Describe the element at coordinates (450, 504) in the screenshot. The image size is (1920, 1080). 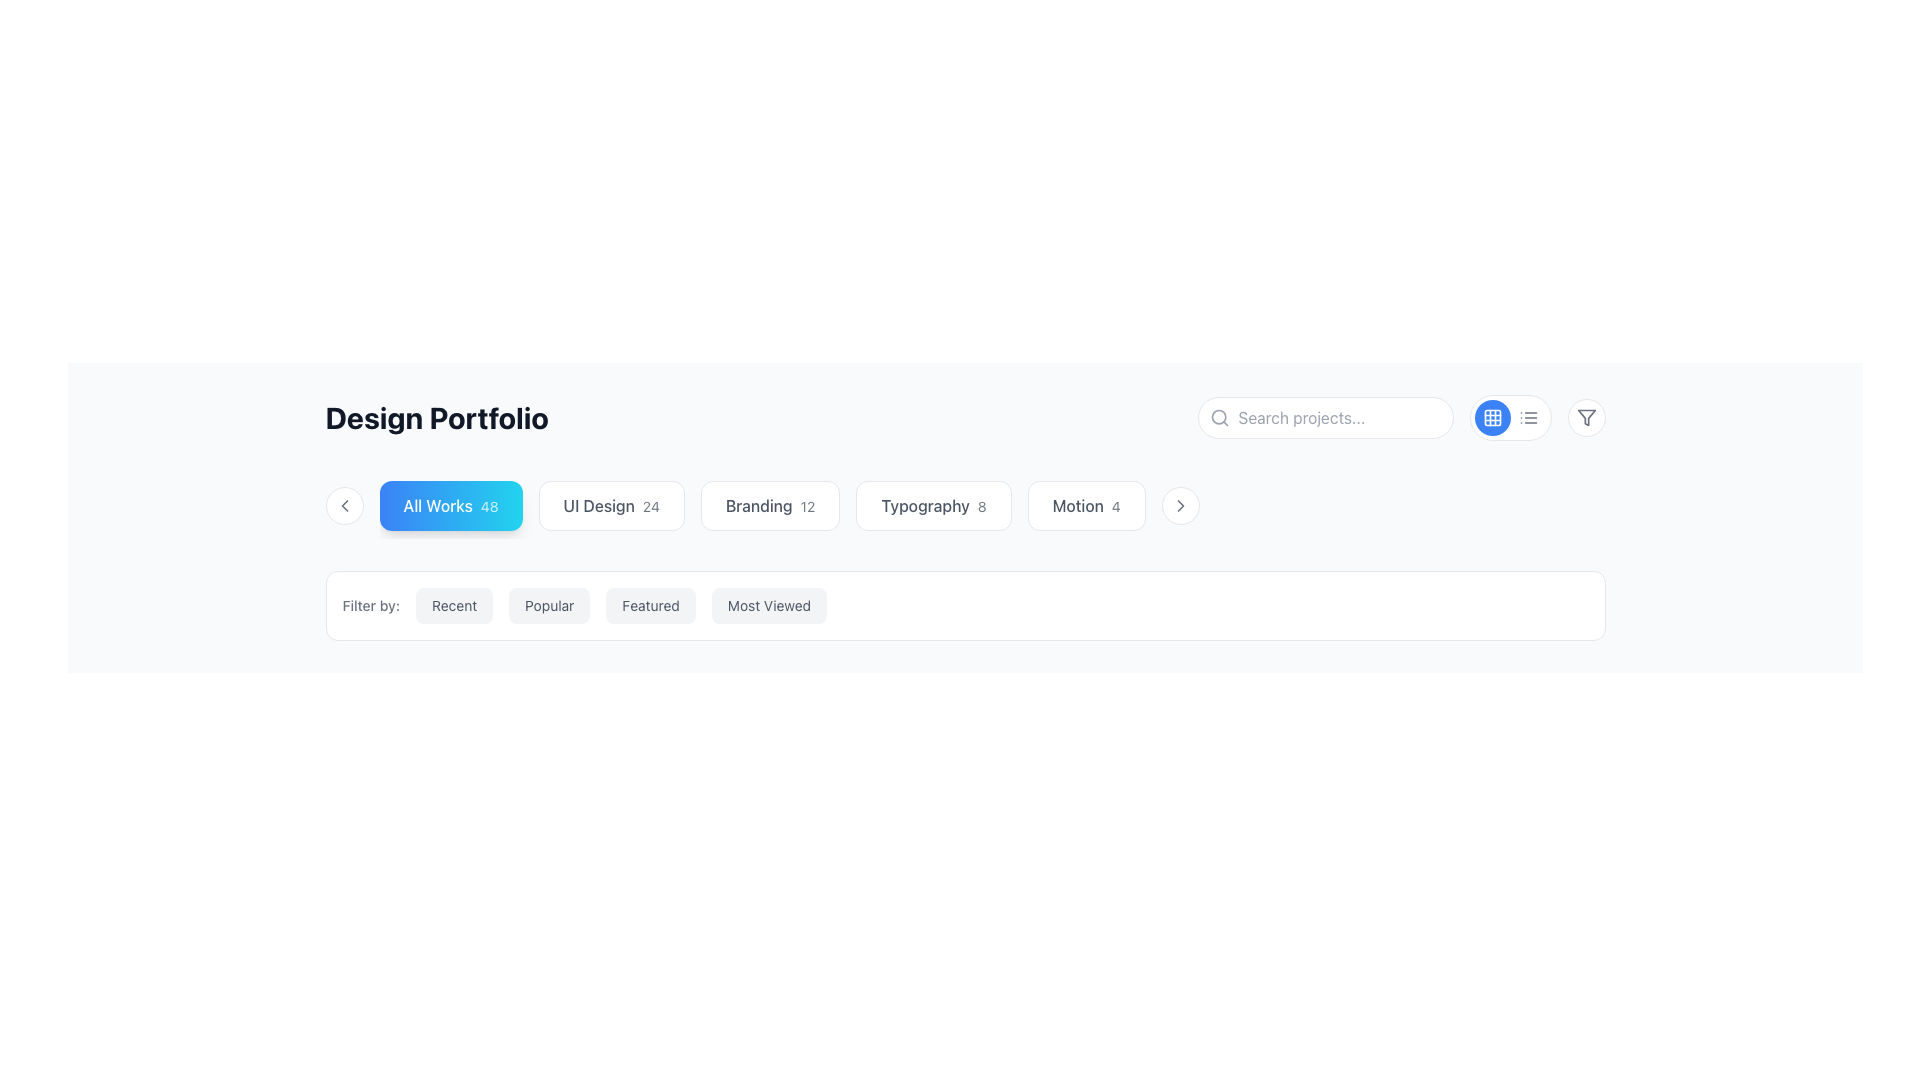
I see `the first button in the horizontal list on the second row to filter by 'All Works.'` at that location.